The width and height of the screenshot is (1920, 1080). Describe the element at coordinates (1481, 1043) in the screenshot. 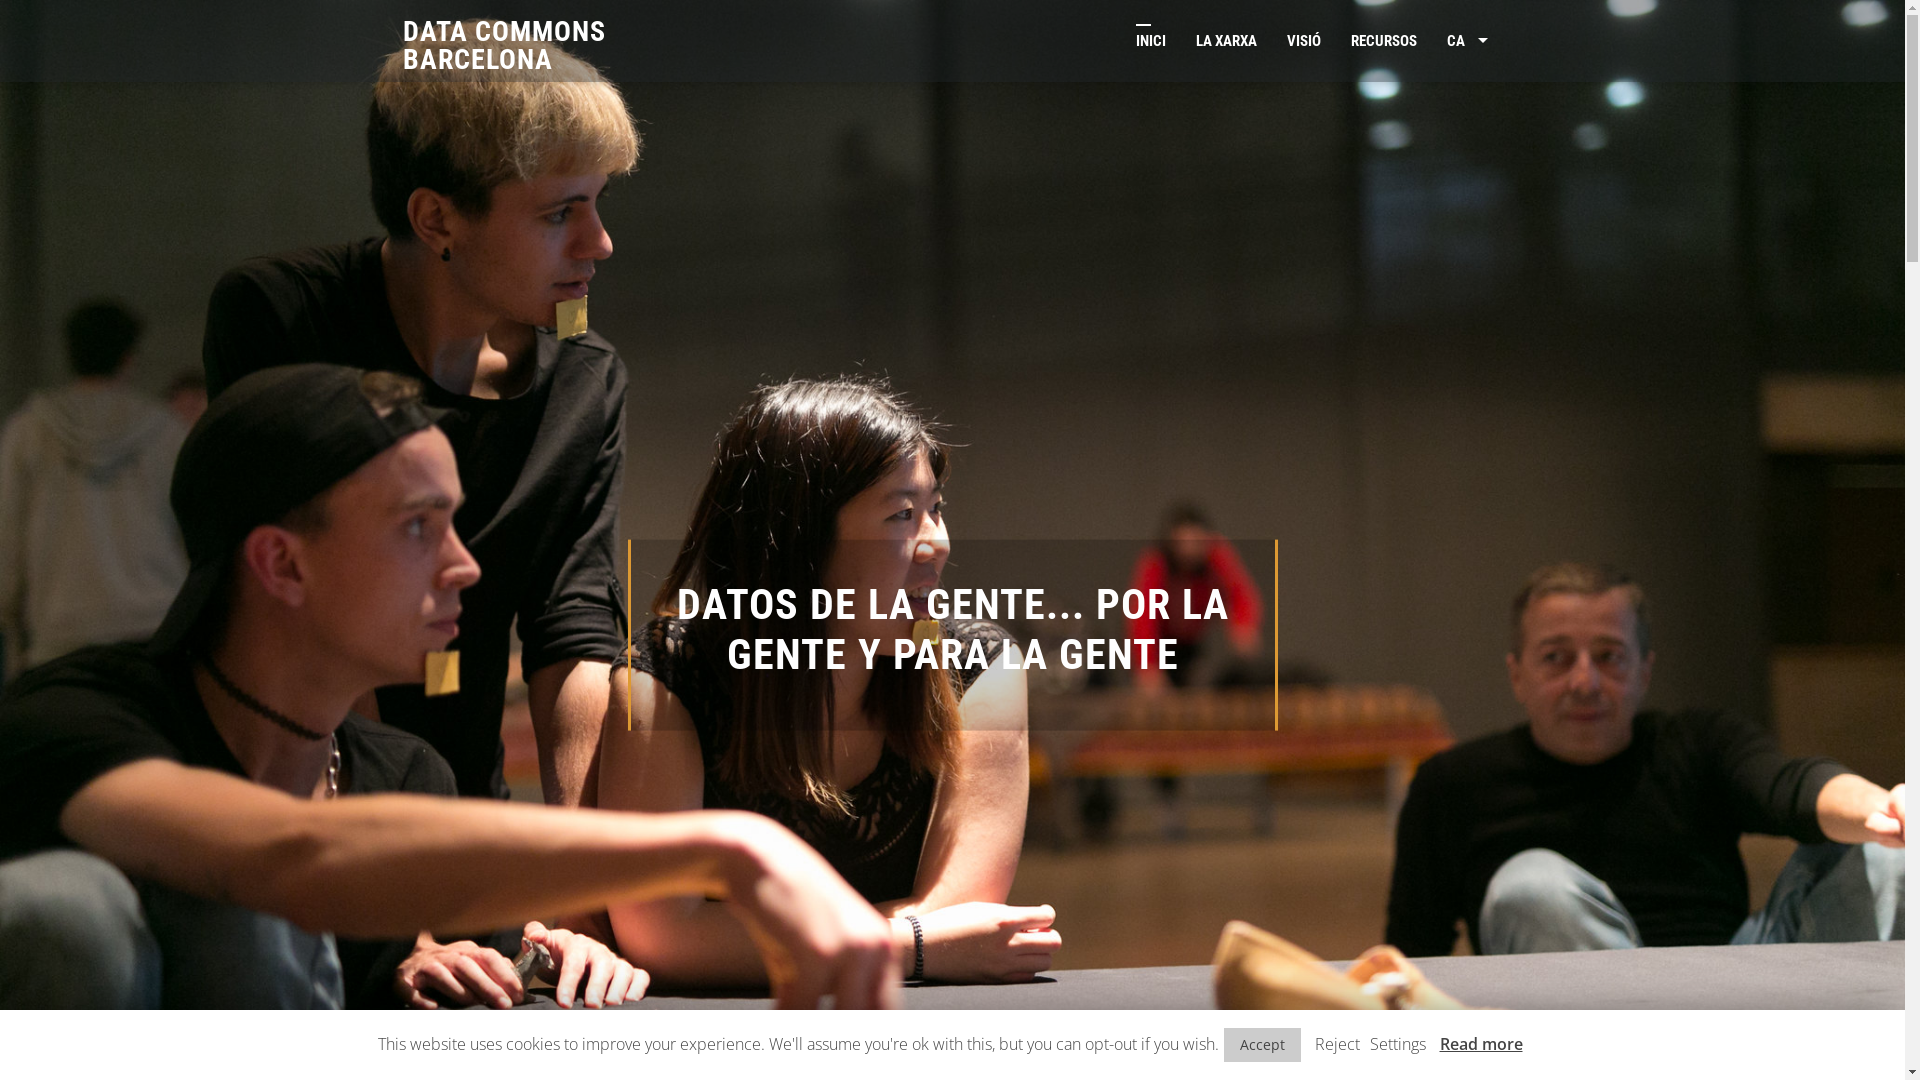

I see `'Read more'` at that location.